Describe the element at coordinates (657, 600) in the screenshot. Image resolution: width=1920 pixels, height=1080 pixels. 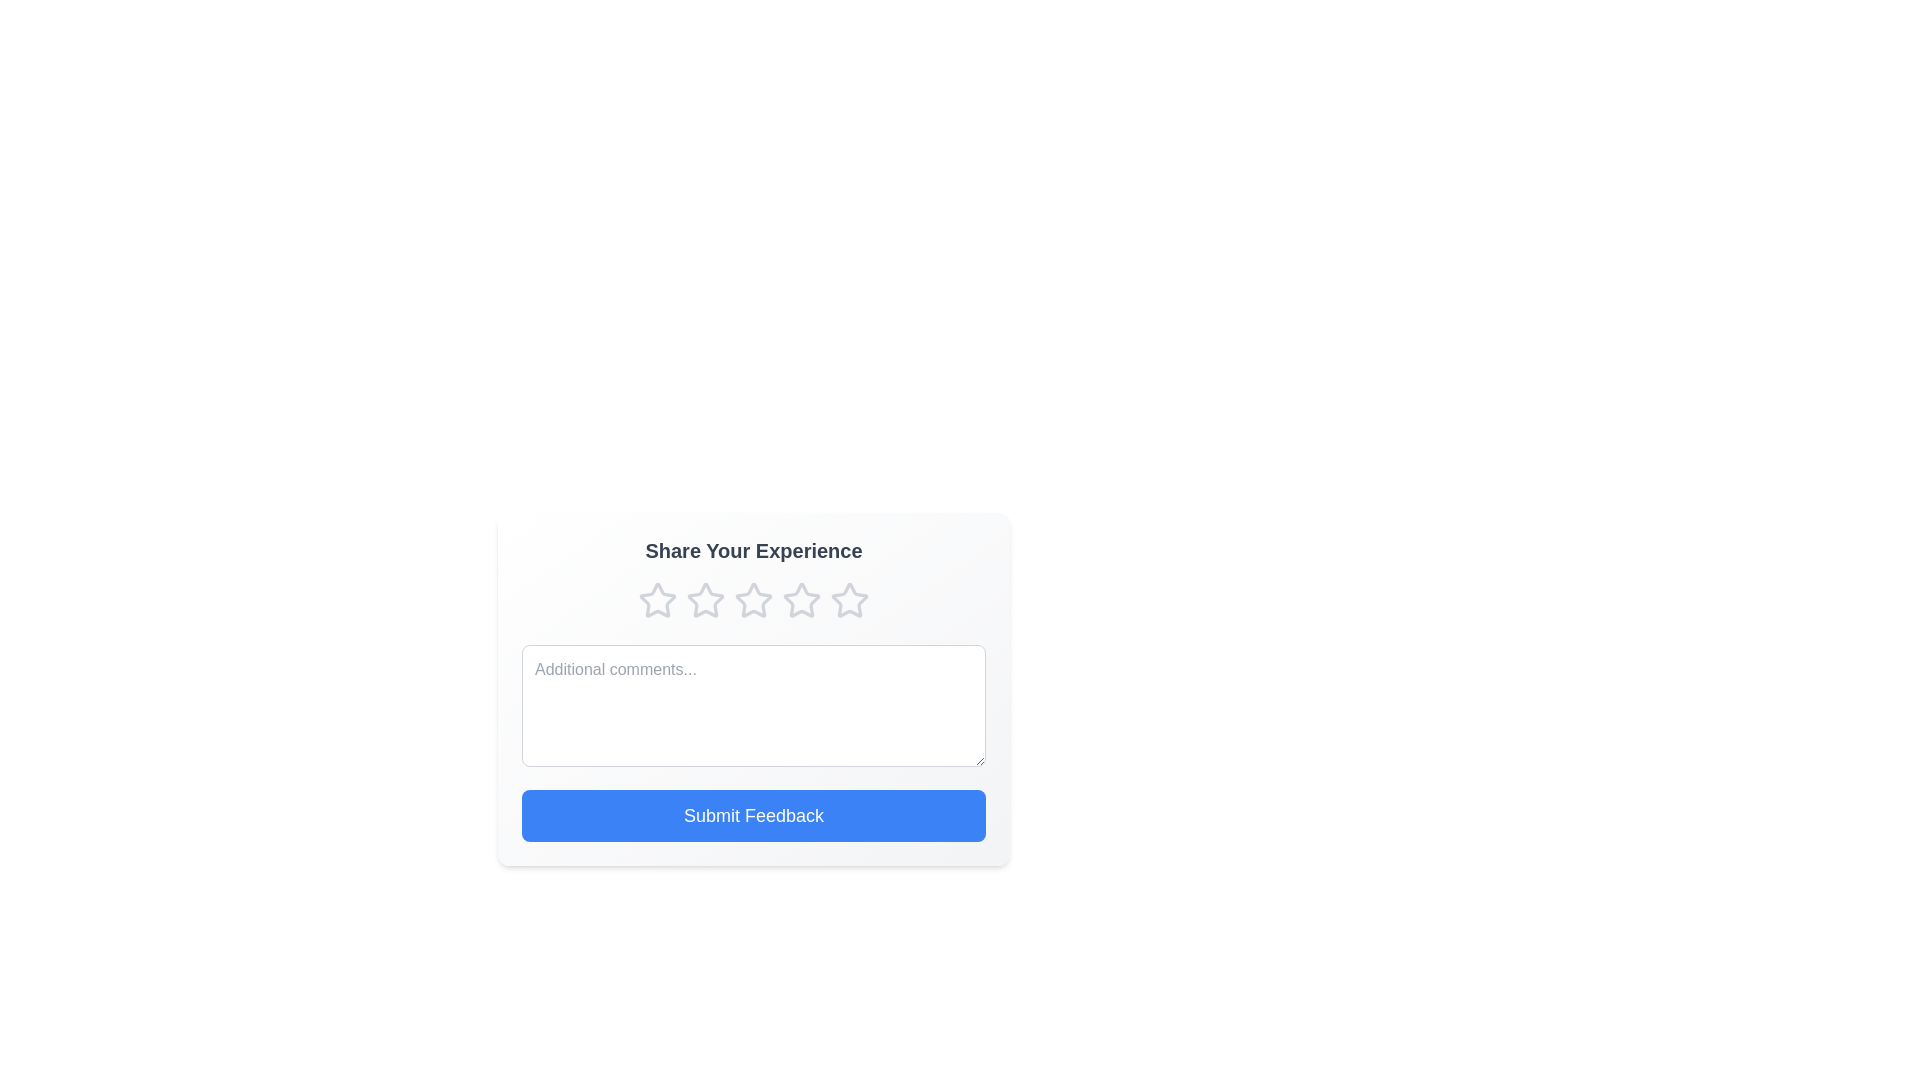
I see `the first star rating icon, which is outlined in gray and part of a row of five star icons` at that location.